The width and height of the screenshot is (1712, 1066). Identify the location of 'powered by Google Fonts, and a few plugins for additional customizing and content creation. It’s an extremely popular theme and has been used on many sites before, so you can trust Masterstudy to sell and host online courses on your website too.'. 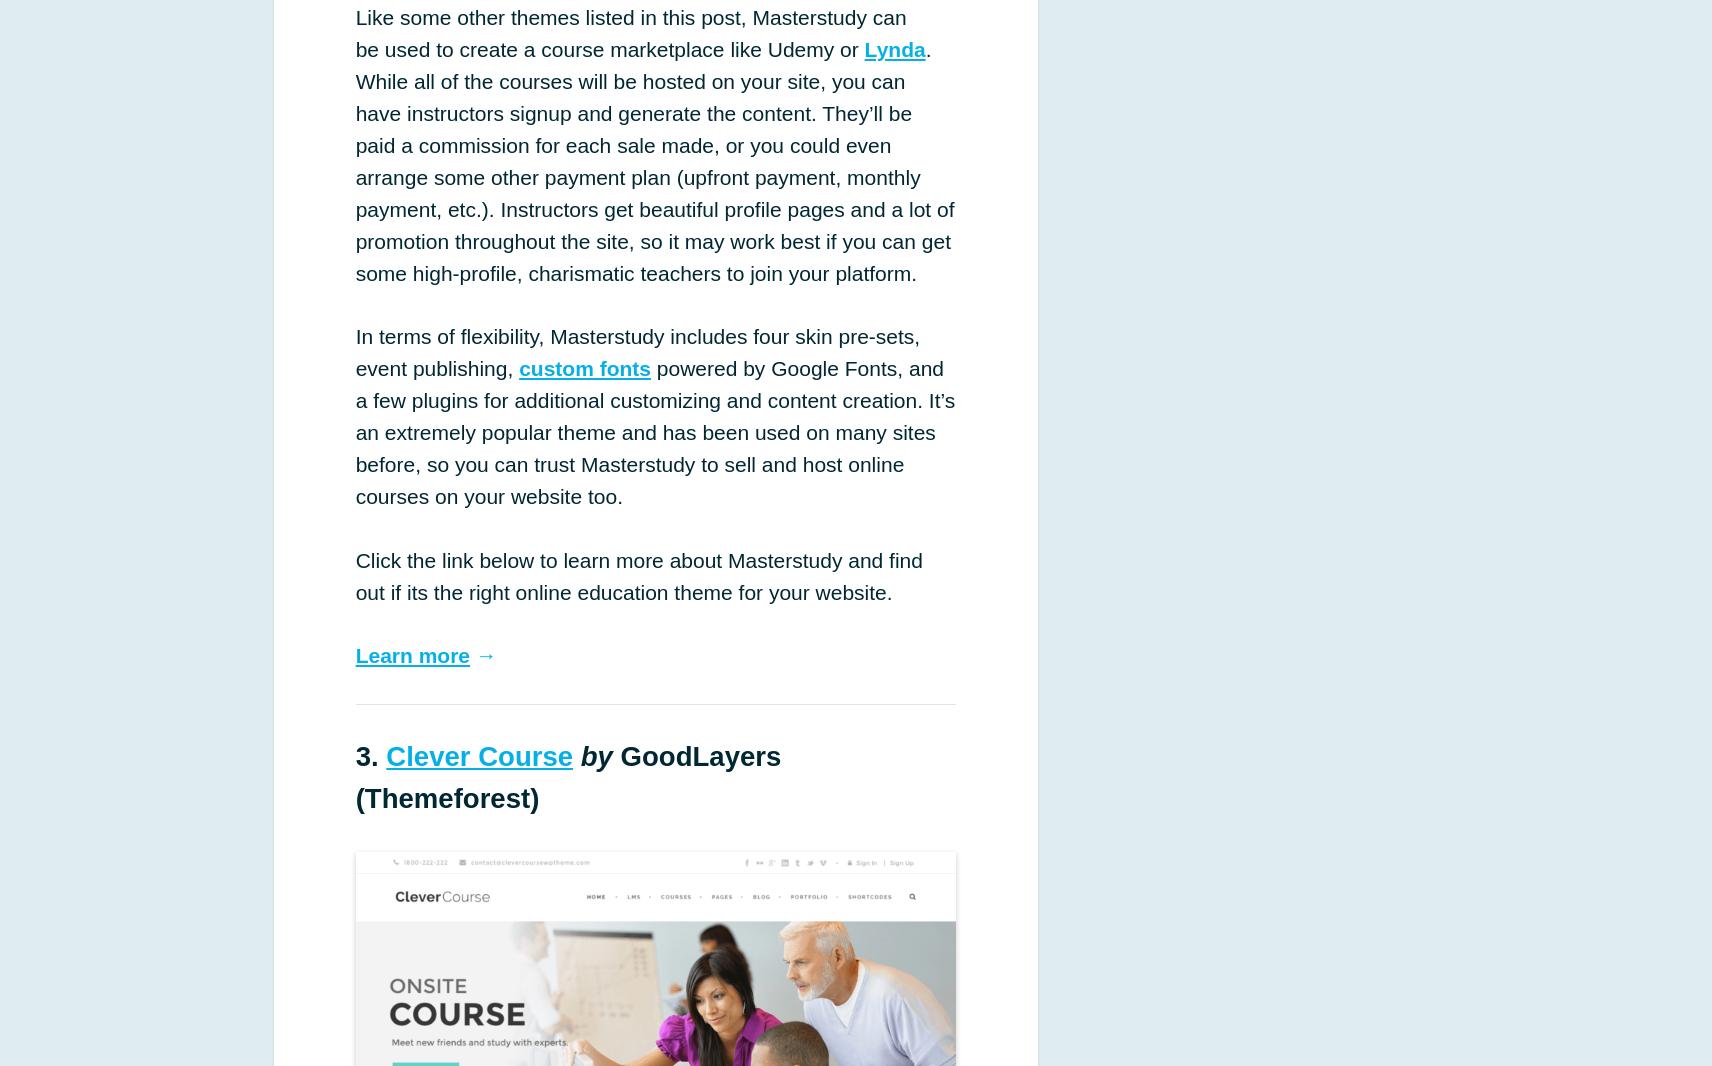
(655, 432).